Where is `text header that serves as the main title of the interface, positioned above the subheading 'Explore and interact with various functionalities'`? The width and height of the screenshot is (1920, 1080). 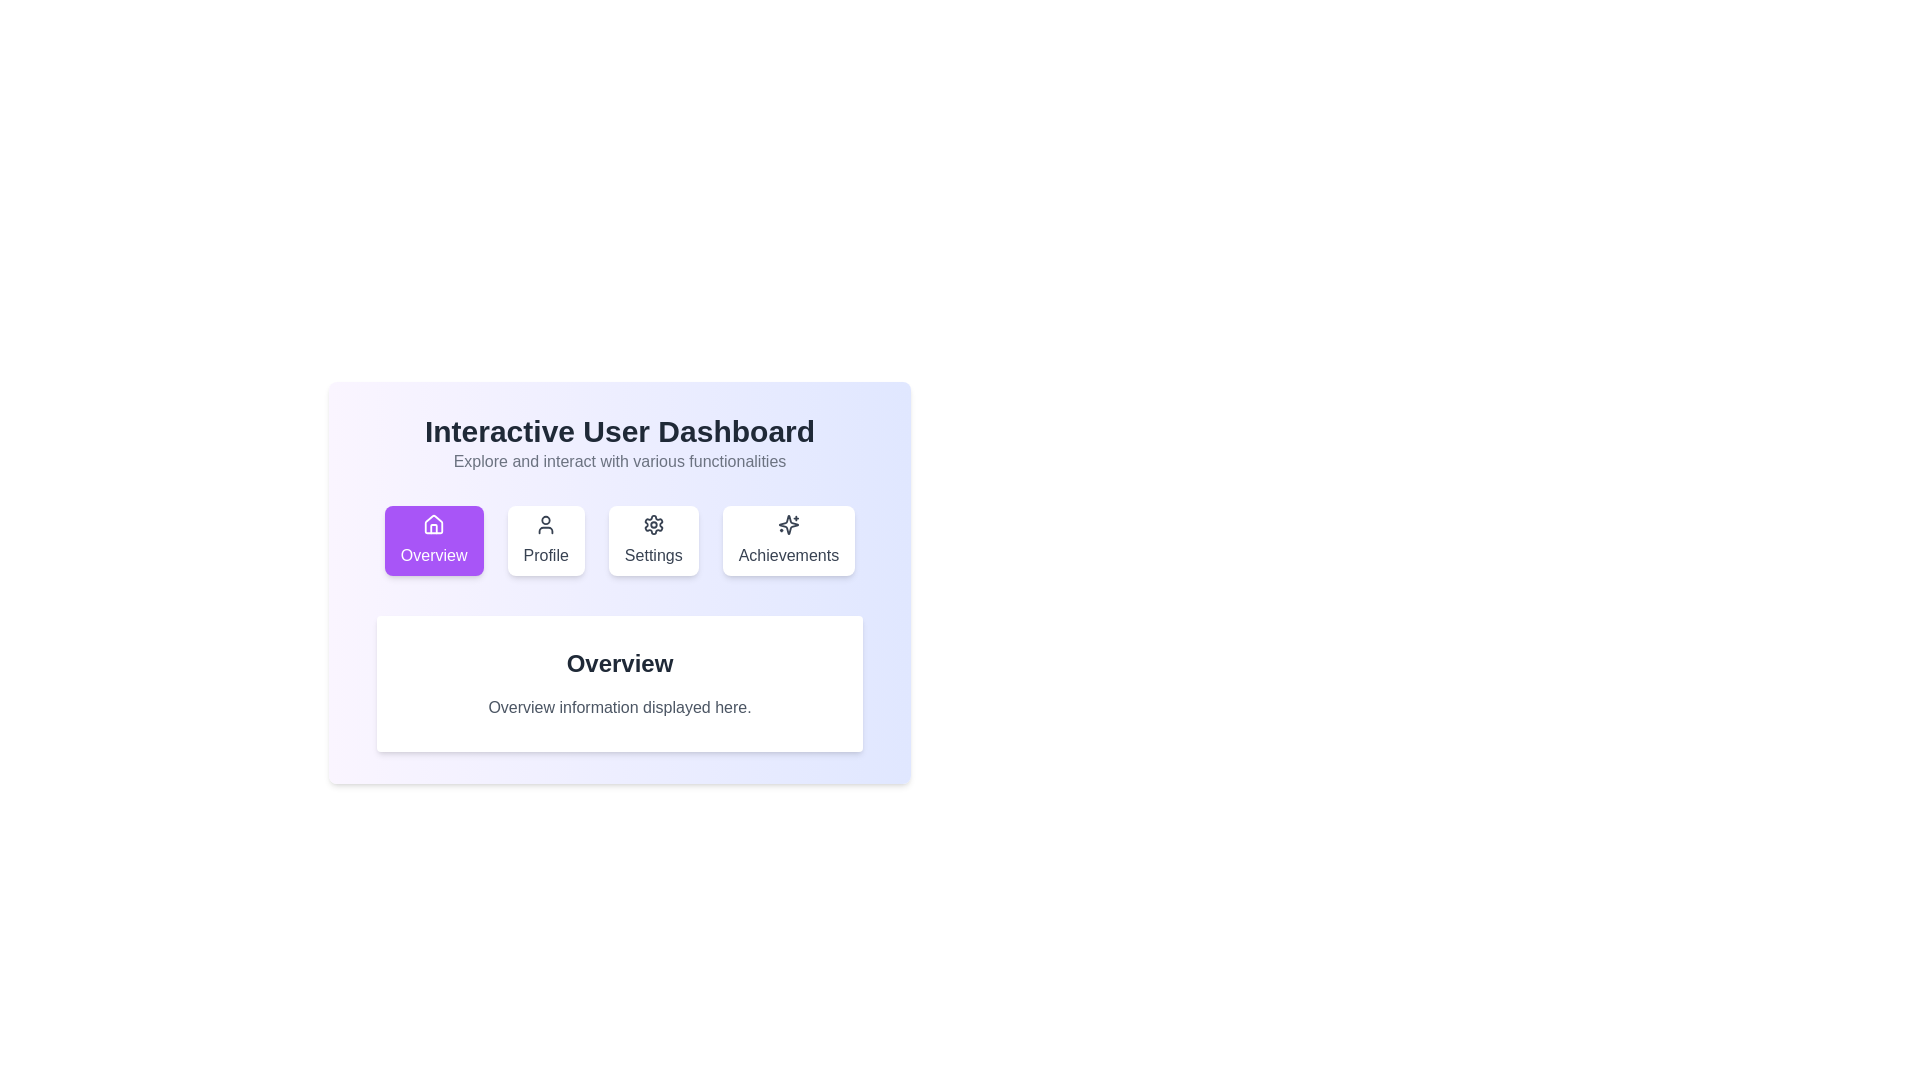 text header that serves as the main title of the interface, positioned above the subheading 'Explore and interact with various functionalities' is located at coordinates (618, 431).